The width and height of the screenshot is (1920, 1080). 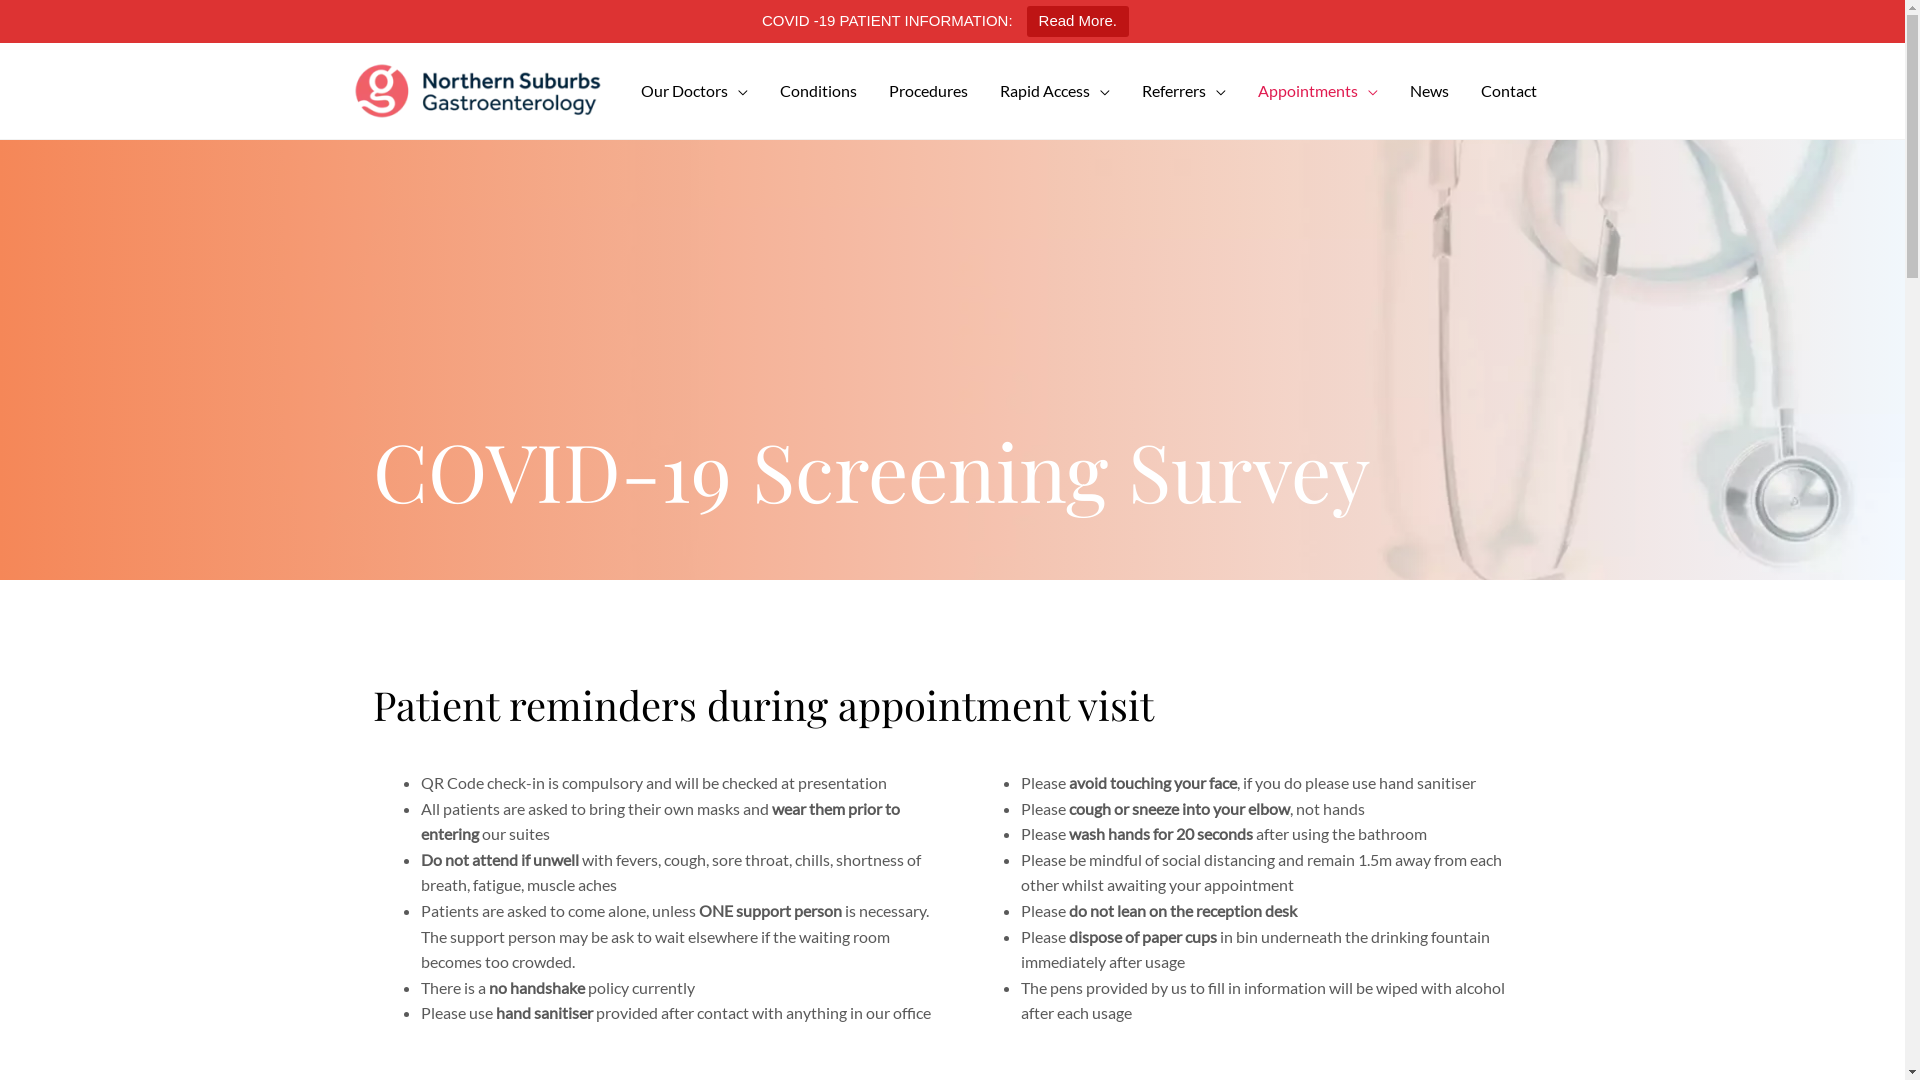 I want to click on 'Referrers', so click(x=1184, y=91).